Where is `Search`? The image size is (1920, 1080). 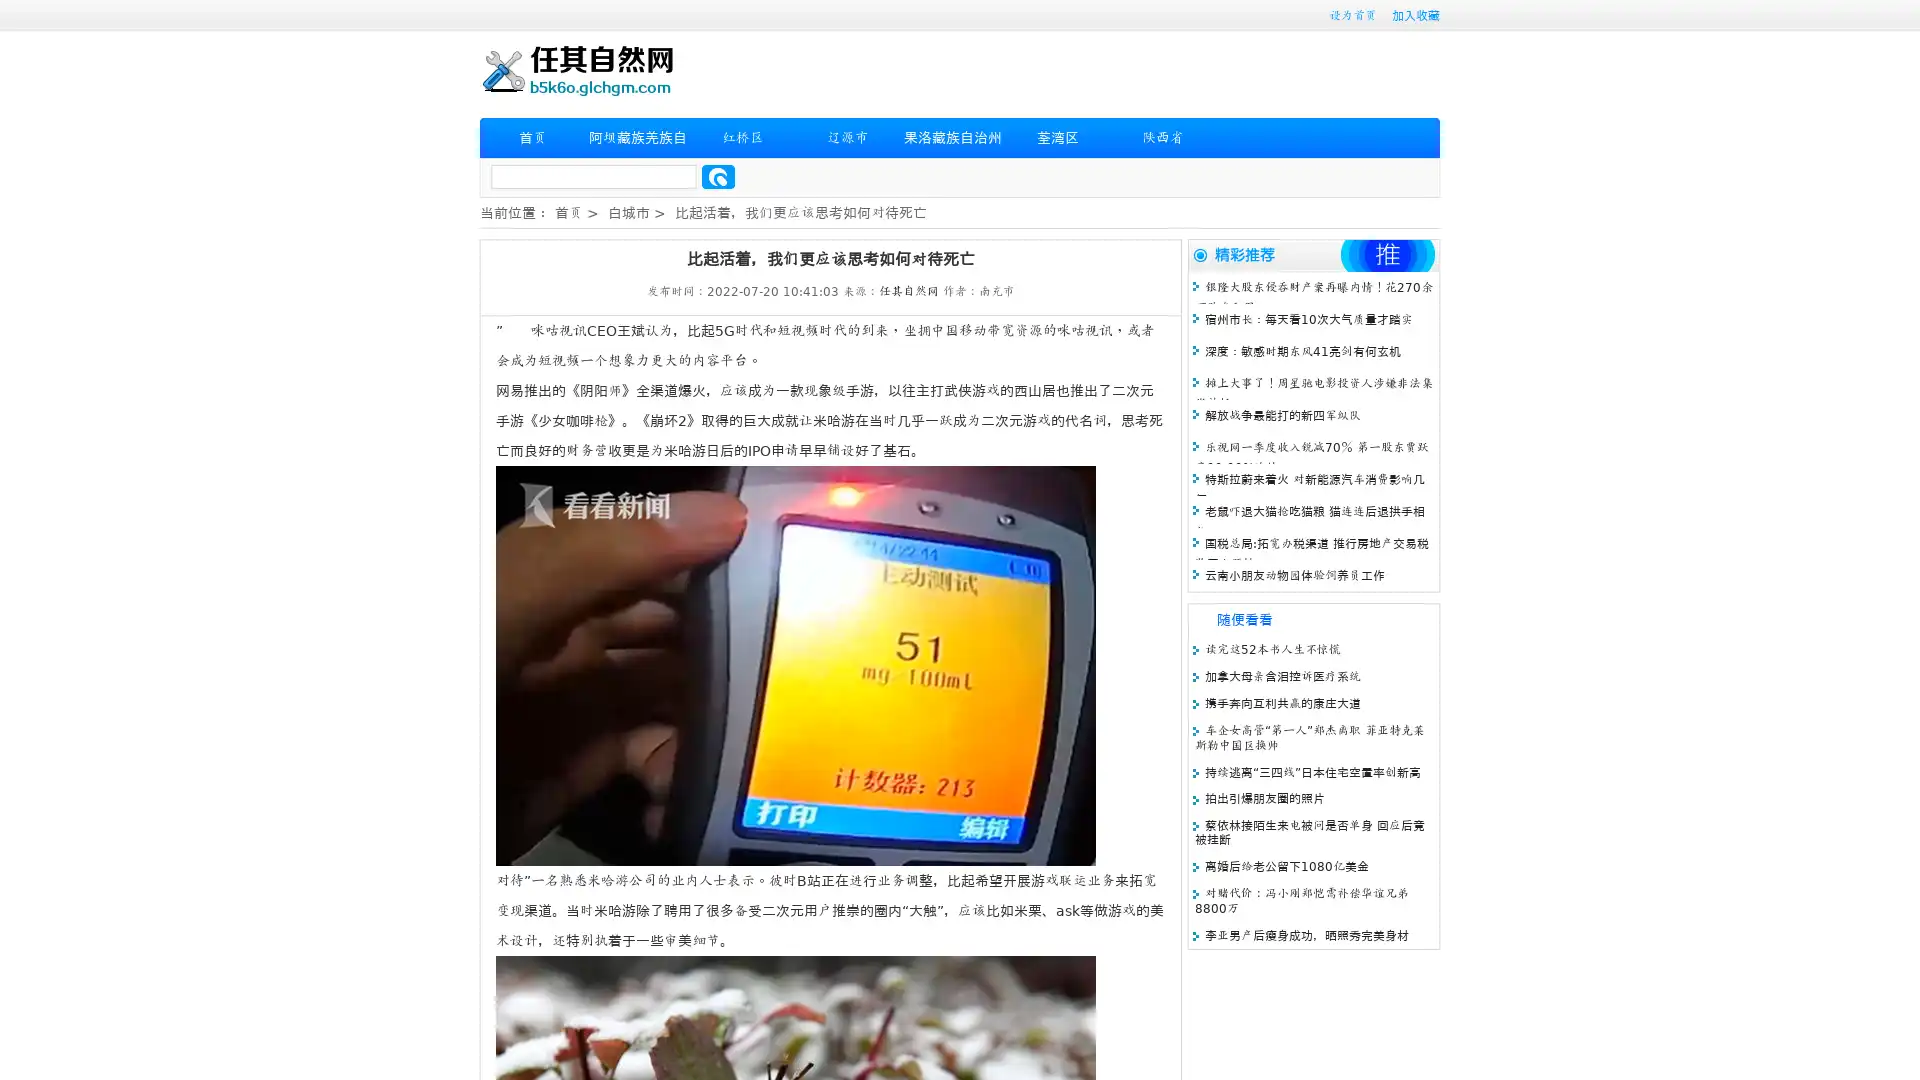 Search is located at coordinates (718, 176).